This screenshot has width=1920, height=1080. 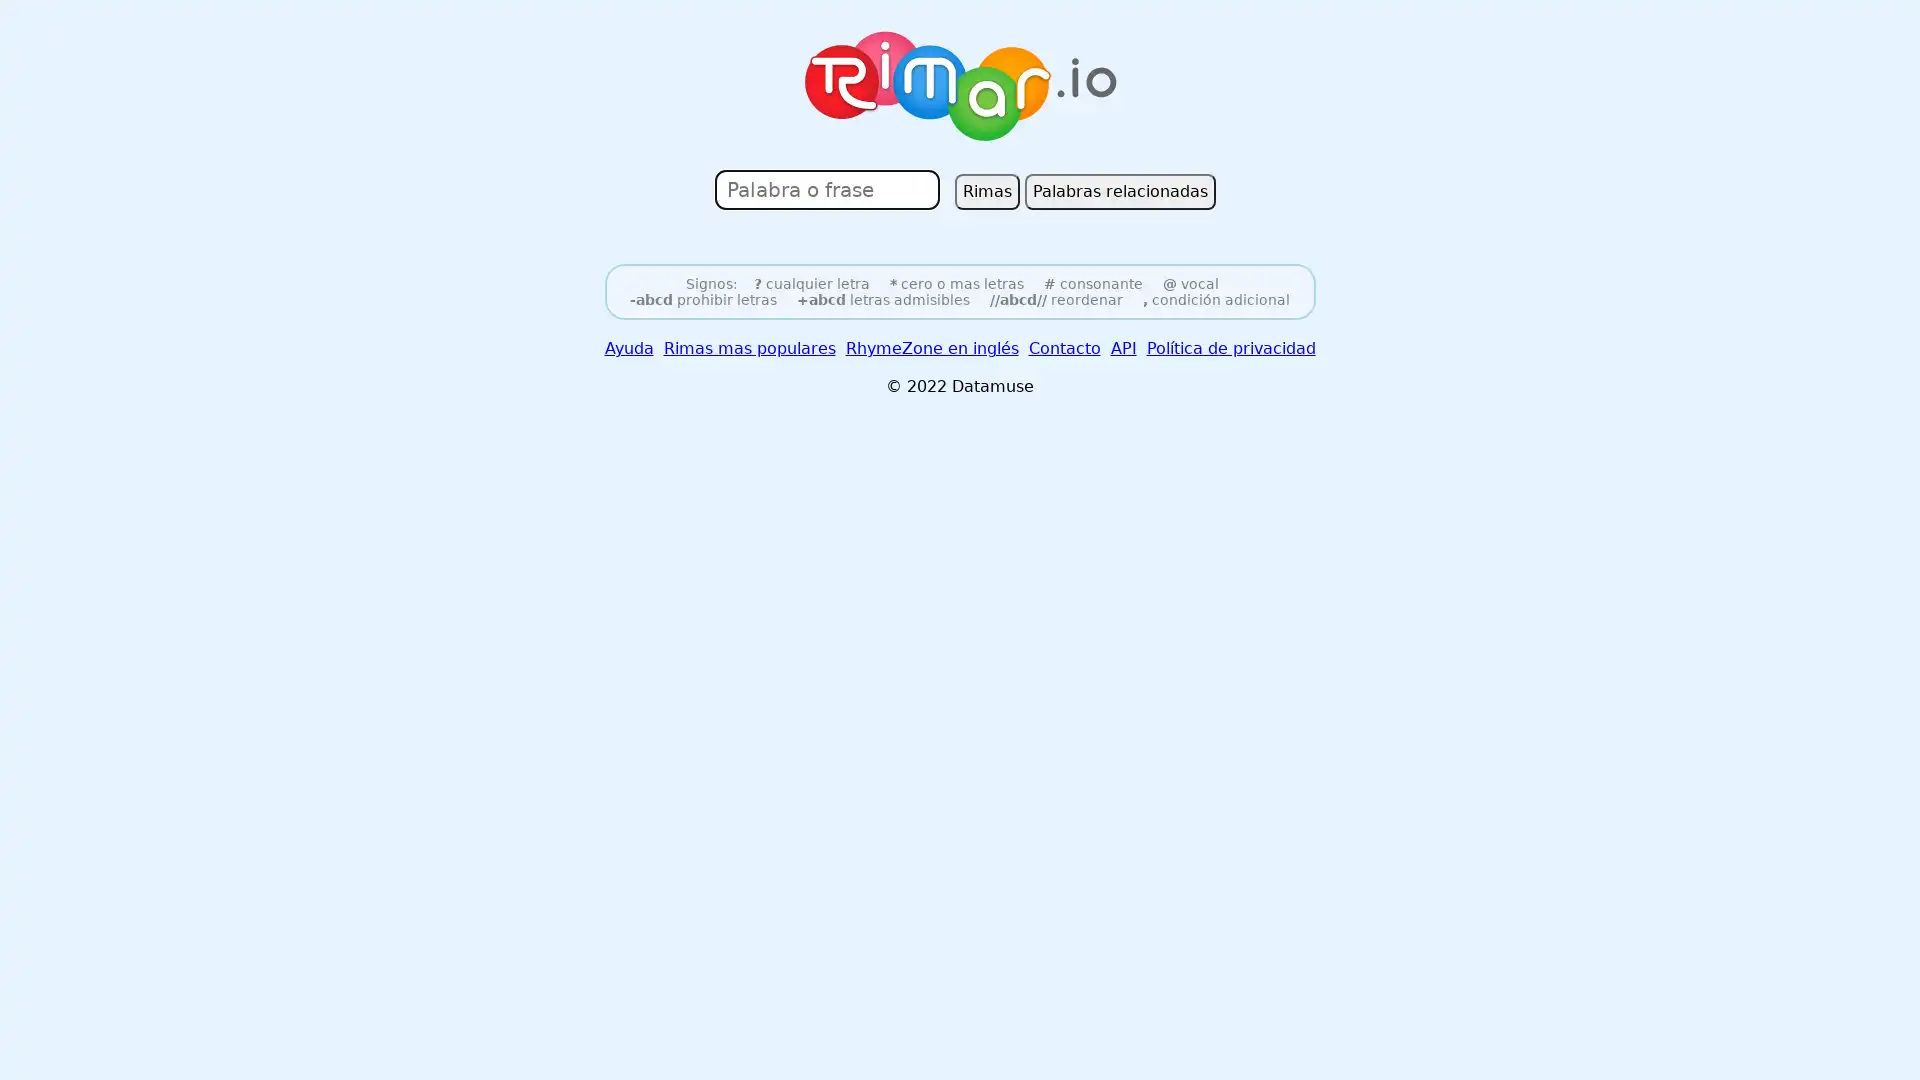 I want to click on Palabras relacionadas, so click(x=1118, y=191).